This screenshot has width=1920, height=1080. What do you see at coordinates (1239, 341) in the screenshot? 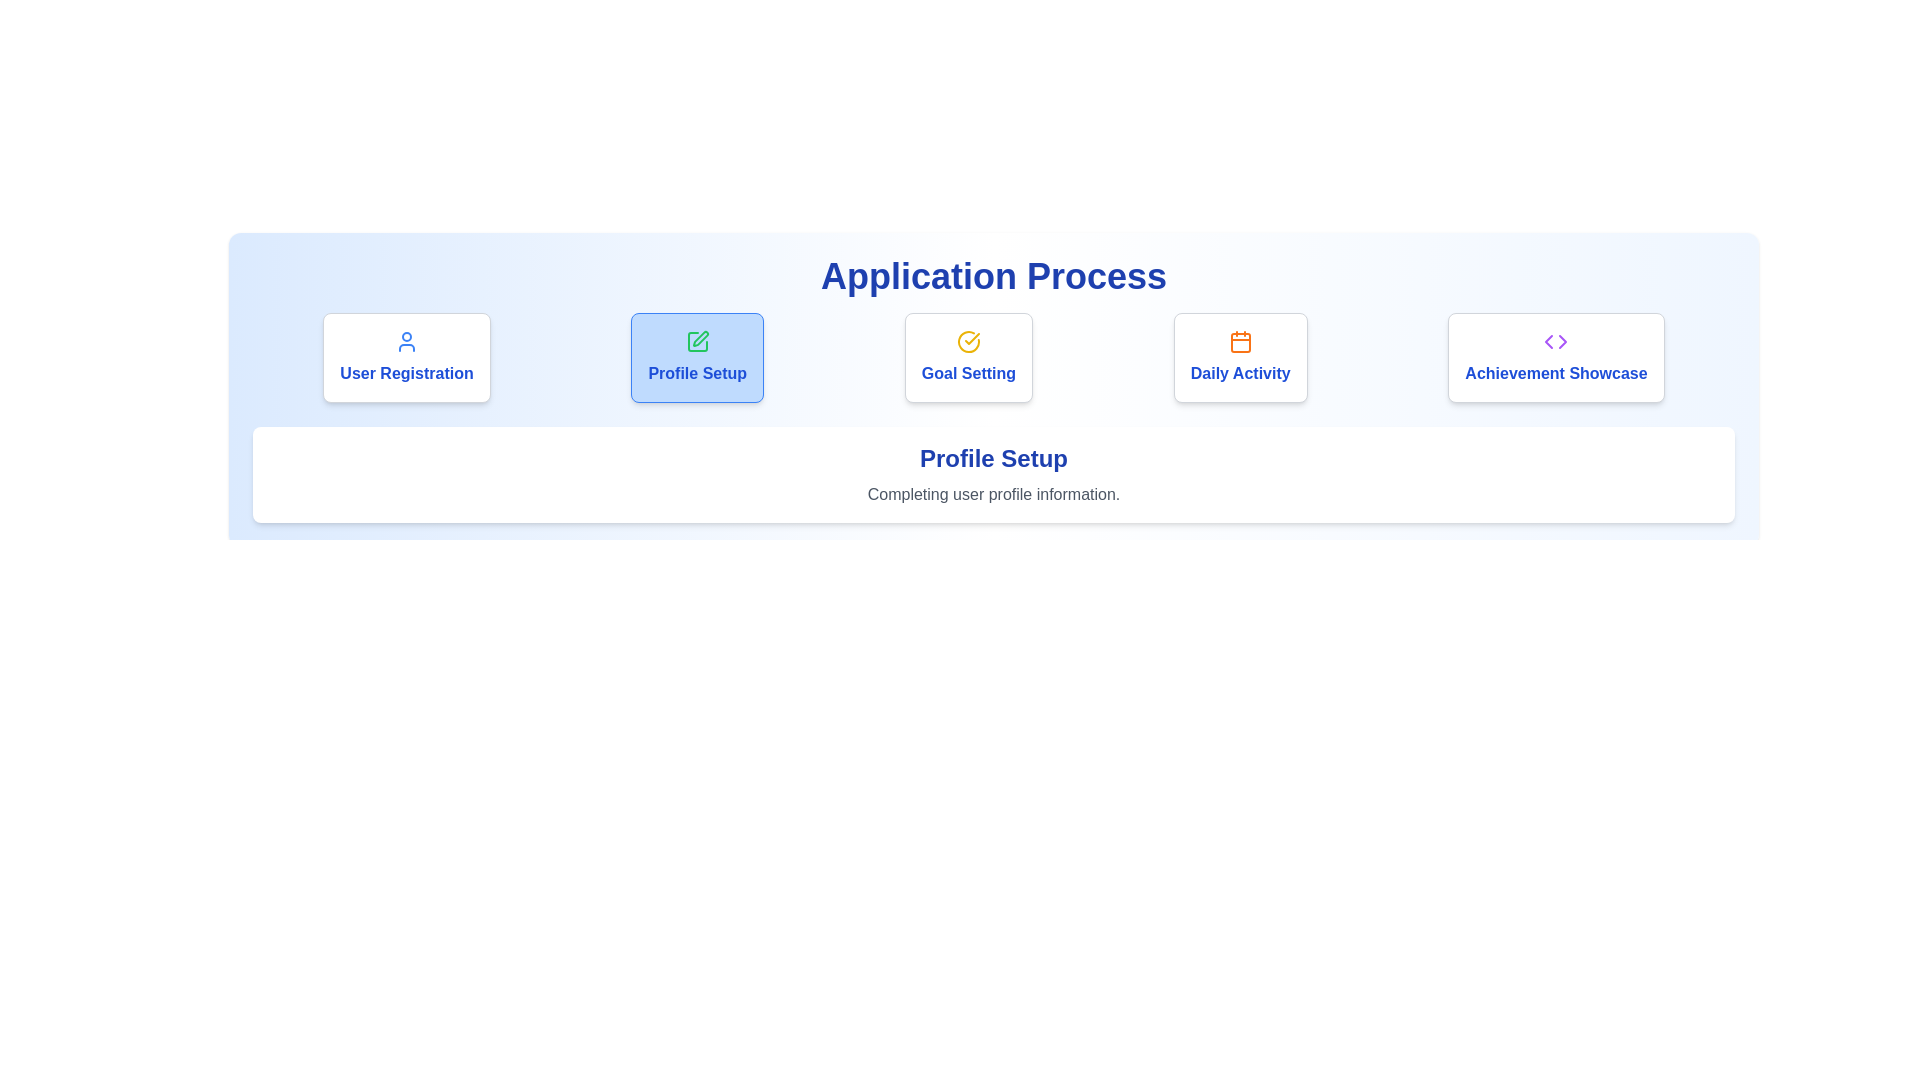
I see `the orange calendar icon located at the top center of the 'Daily Activity' card` at bounding box center [1239, 341].